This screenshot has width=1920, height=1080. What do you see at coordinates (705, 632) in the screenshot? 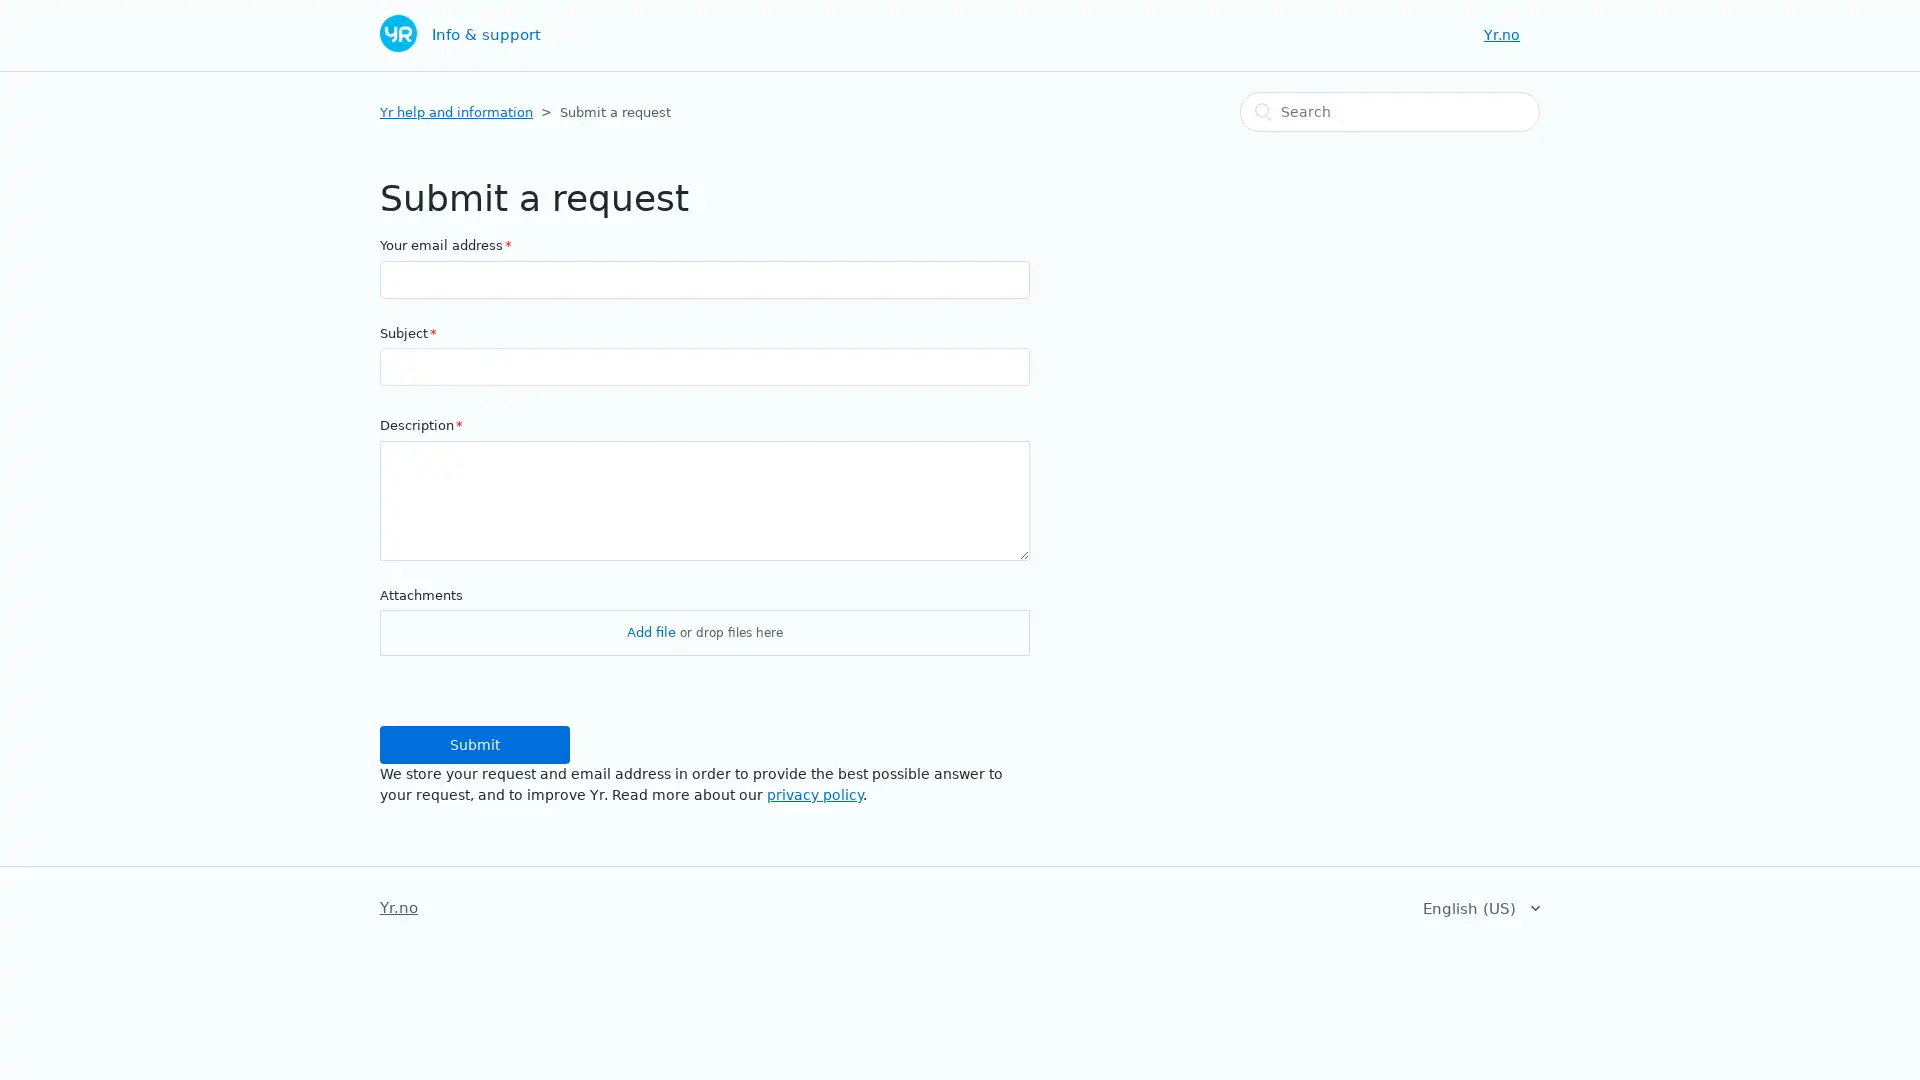
I see `Attachments` at bounding box center [705, 632].